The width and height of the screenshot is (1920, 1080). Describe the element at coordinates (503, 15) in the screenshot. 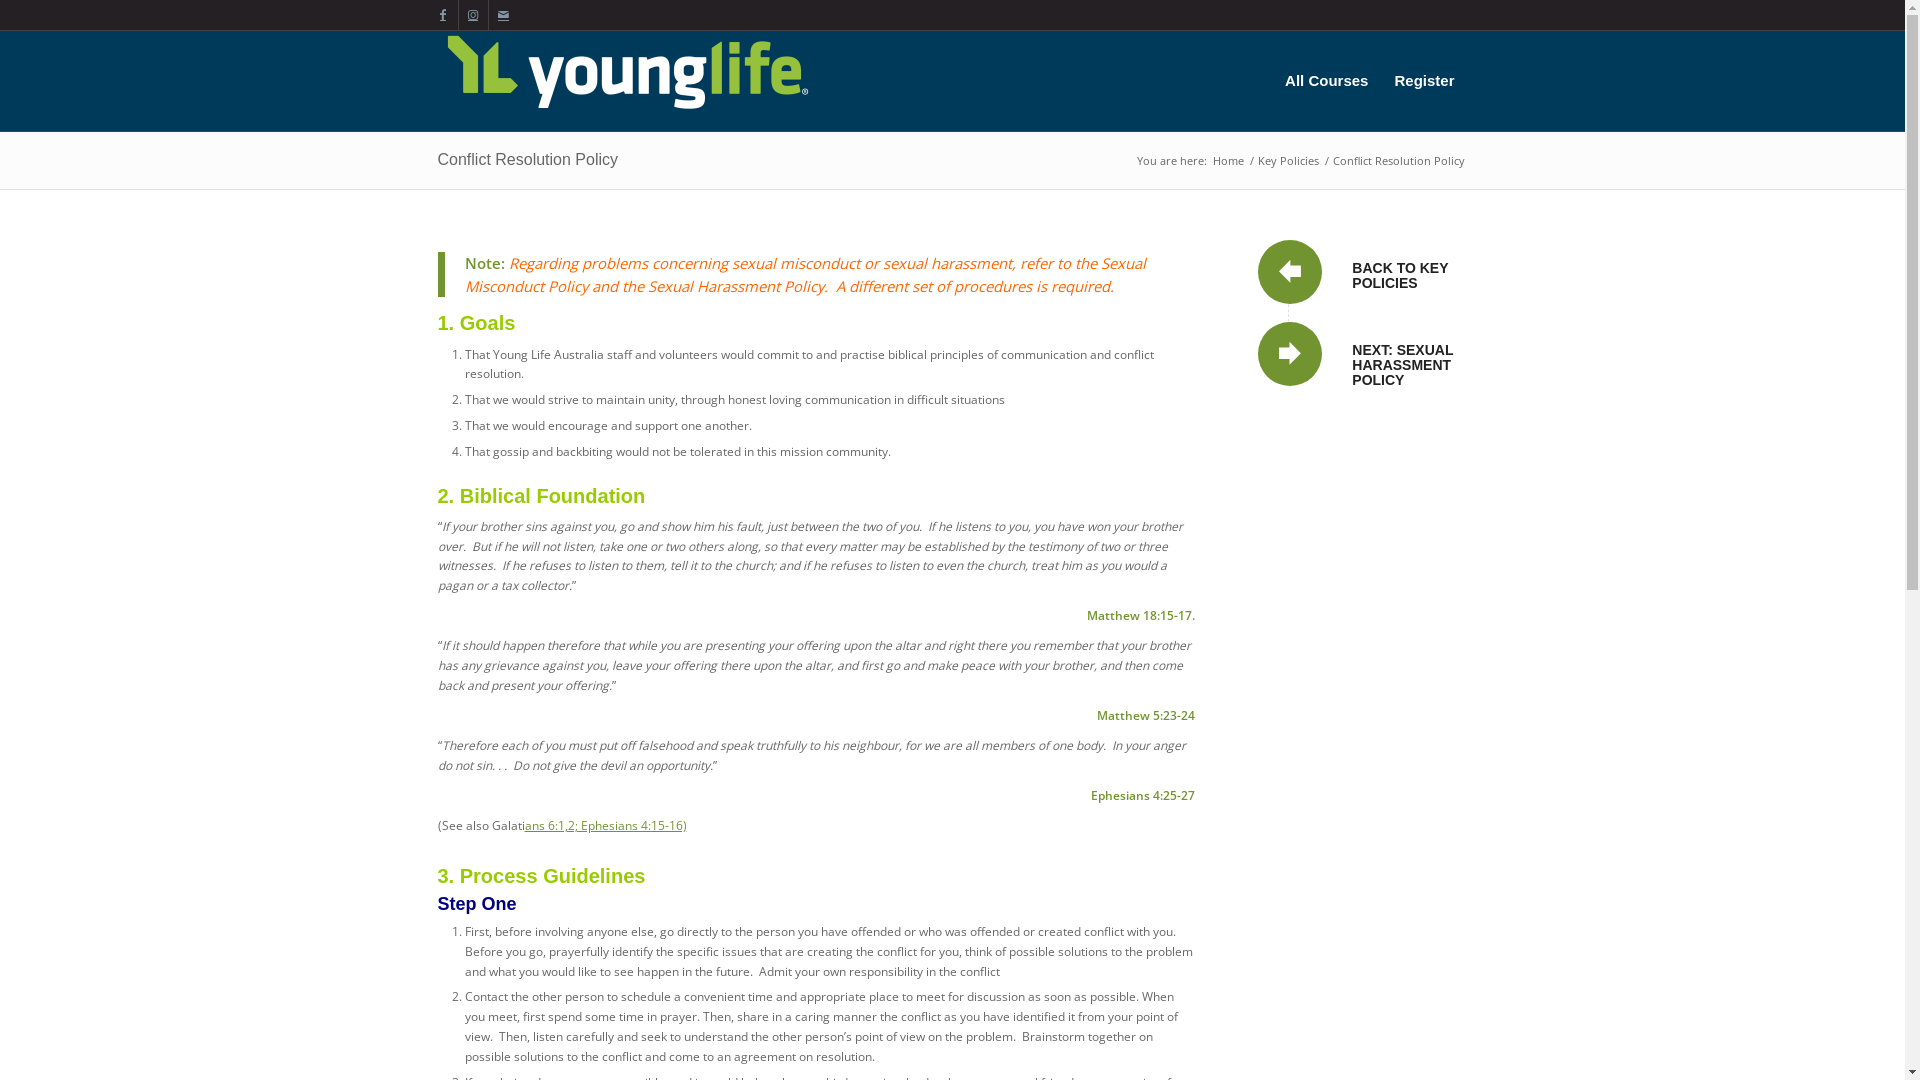

I see `'Mail'` at that location.